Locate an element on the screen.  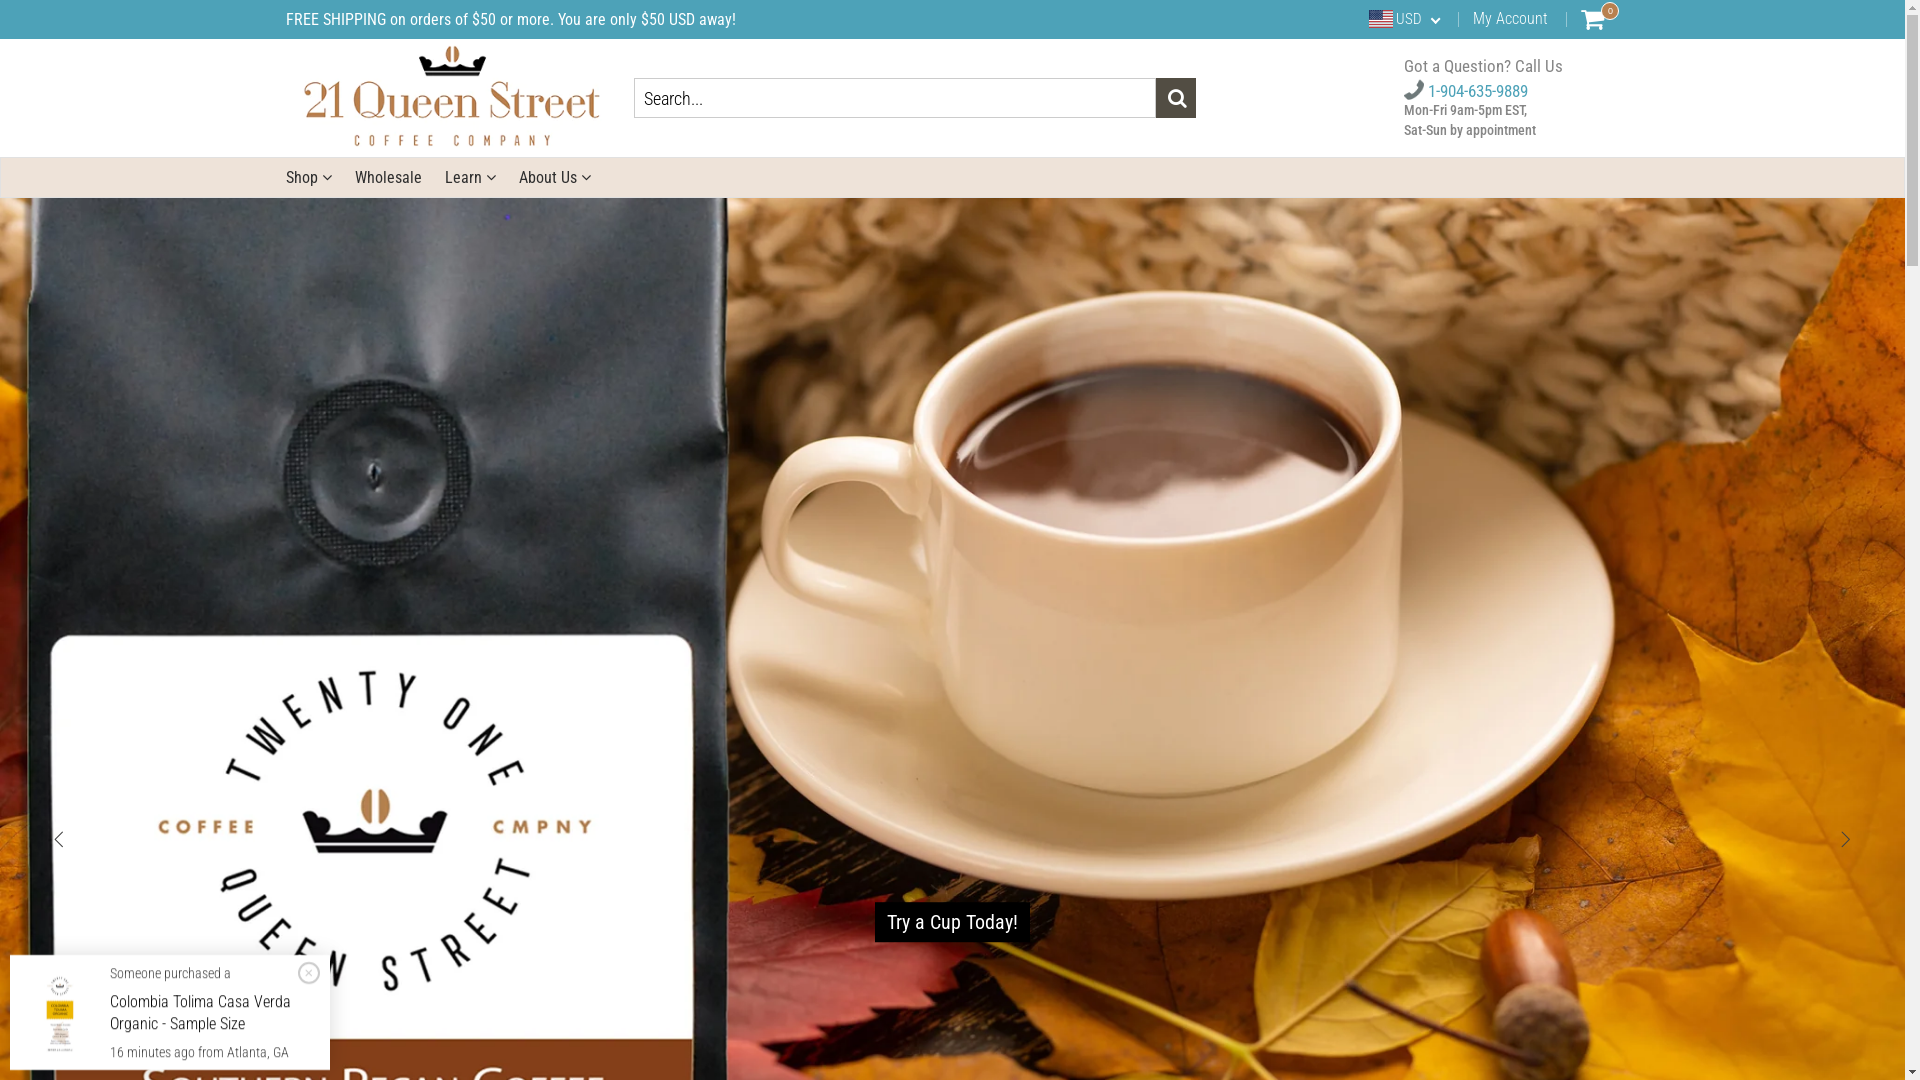
'Wholesale' is located at coordinates (387, 176).